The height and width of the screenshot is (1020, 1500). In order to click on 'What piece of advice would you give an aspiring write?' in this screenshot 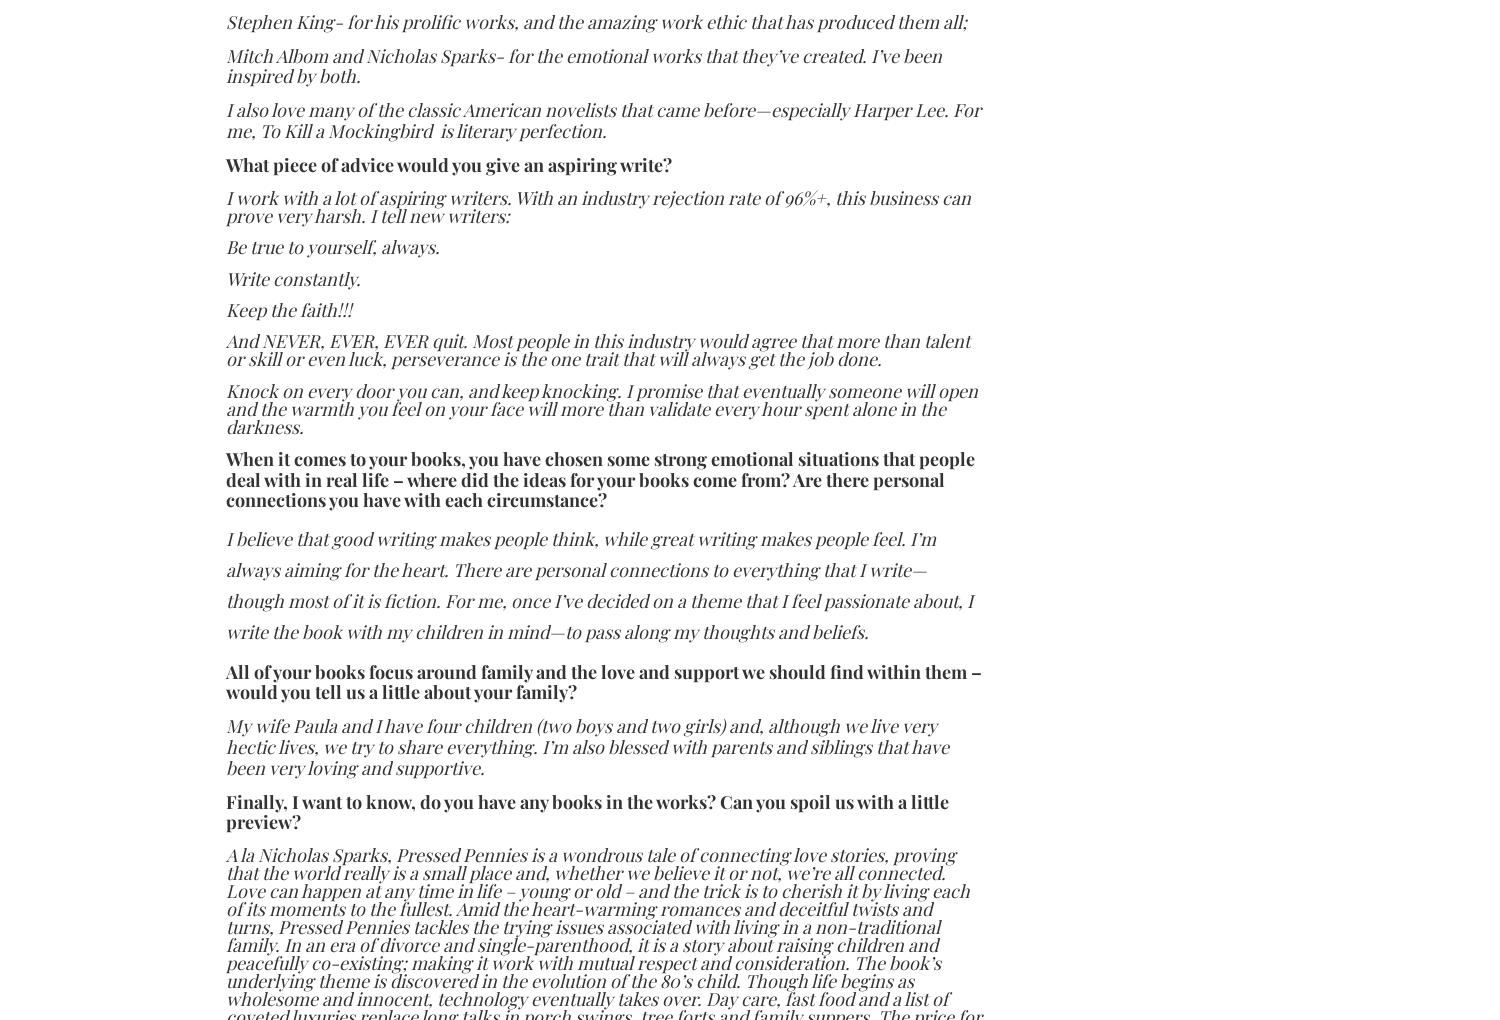, I will do `click(447, 164)`.